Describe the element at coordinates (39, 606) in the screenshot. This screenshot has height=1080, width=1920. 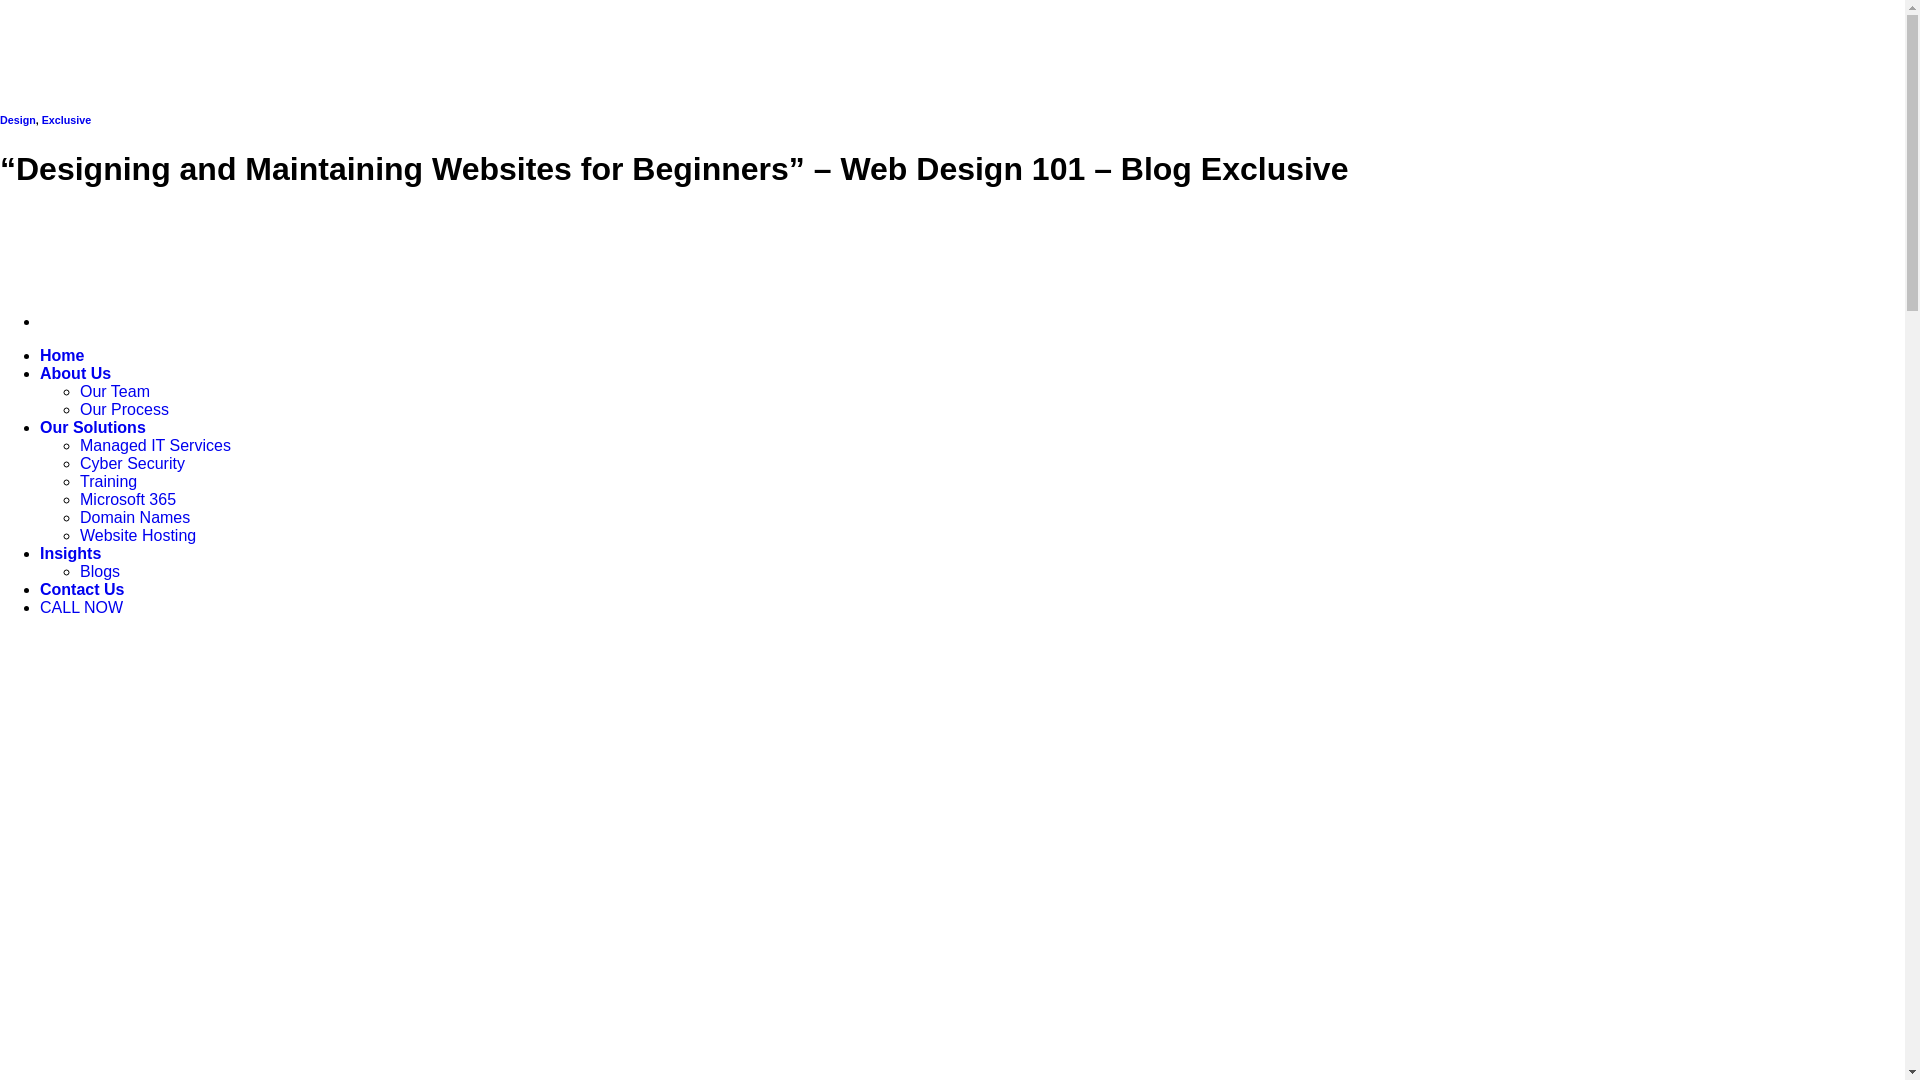
I see `'CALL NOW'` at that location.